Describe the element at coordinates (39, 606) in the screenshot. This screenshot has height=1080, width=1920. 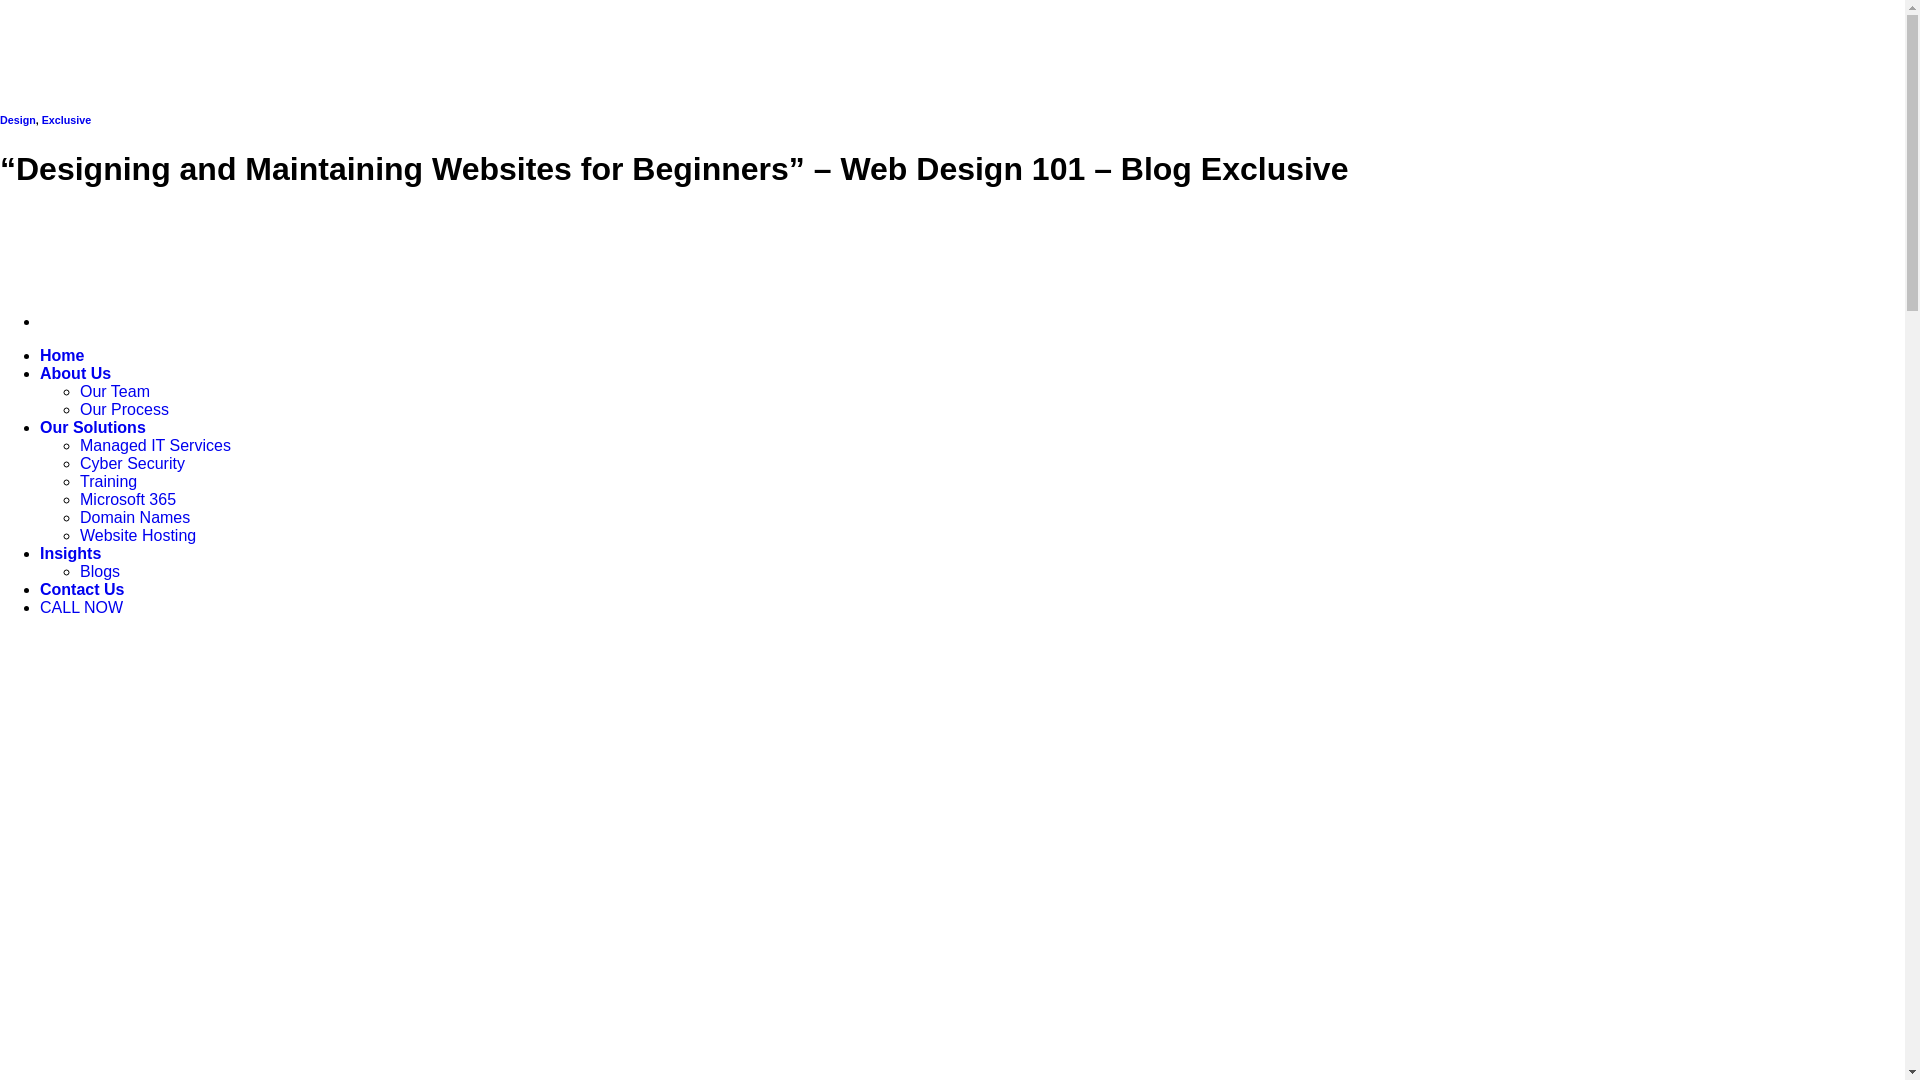
I see `'CALL NOW'` at that location.